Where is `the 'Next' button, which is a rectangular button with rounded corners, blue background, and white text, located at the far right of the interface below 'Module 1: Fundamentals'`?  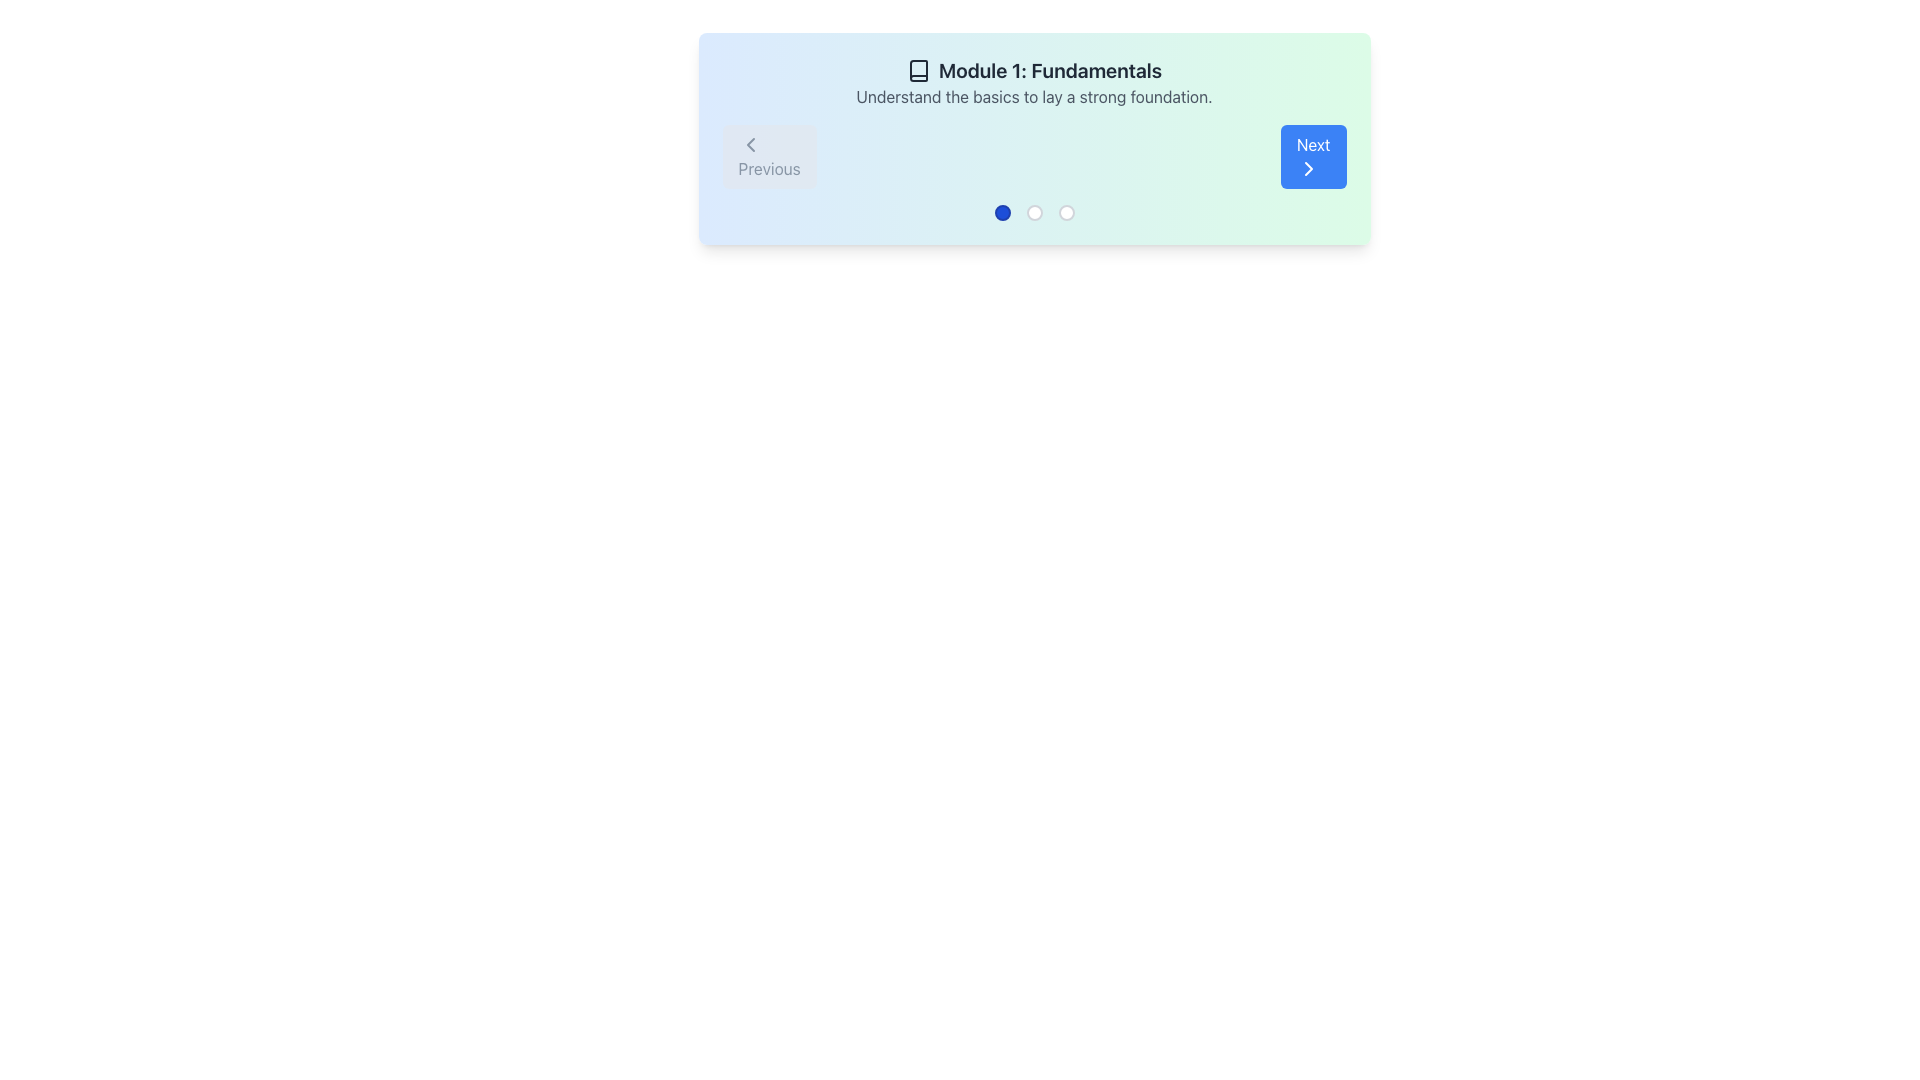
the 'Next' button, which is a rectangular button with rounded corners, blue background, and white text, located at the far right of the interface below 'Module 1: Fundamentals' is located at coordinates (1313, 156).